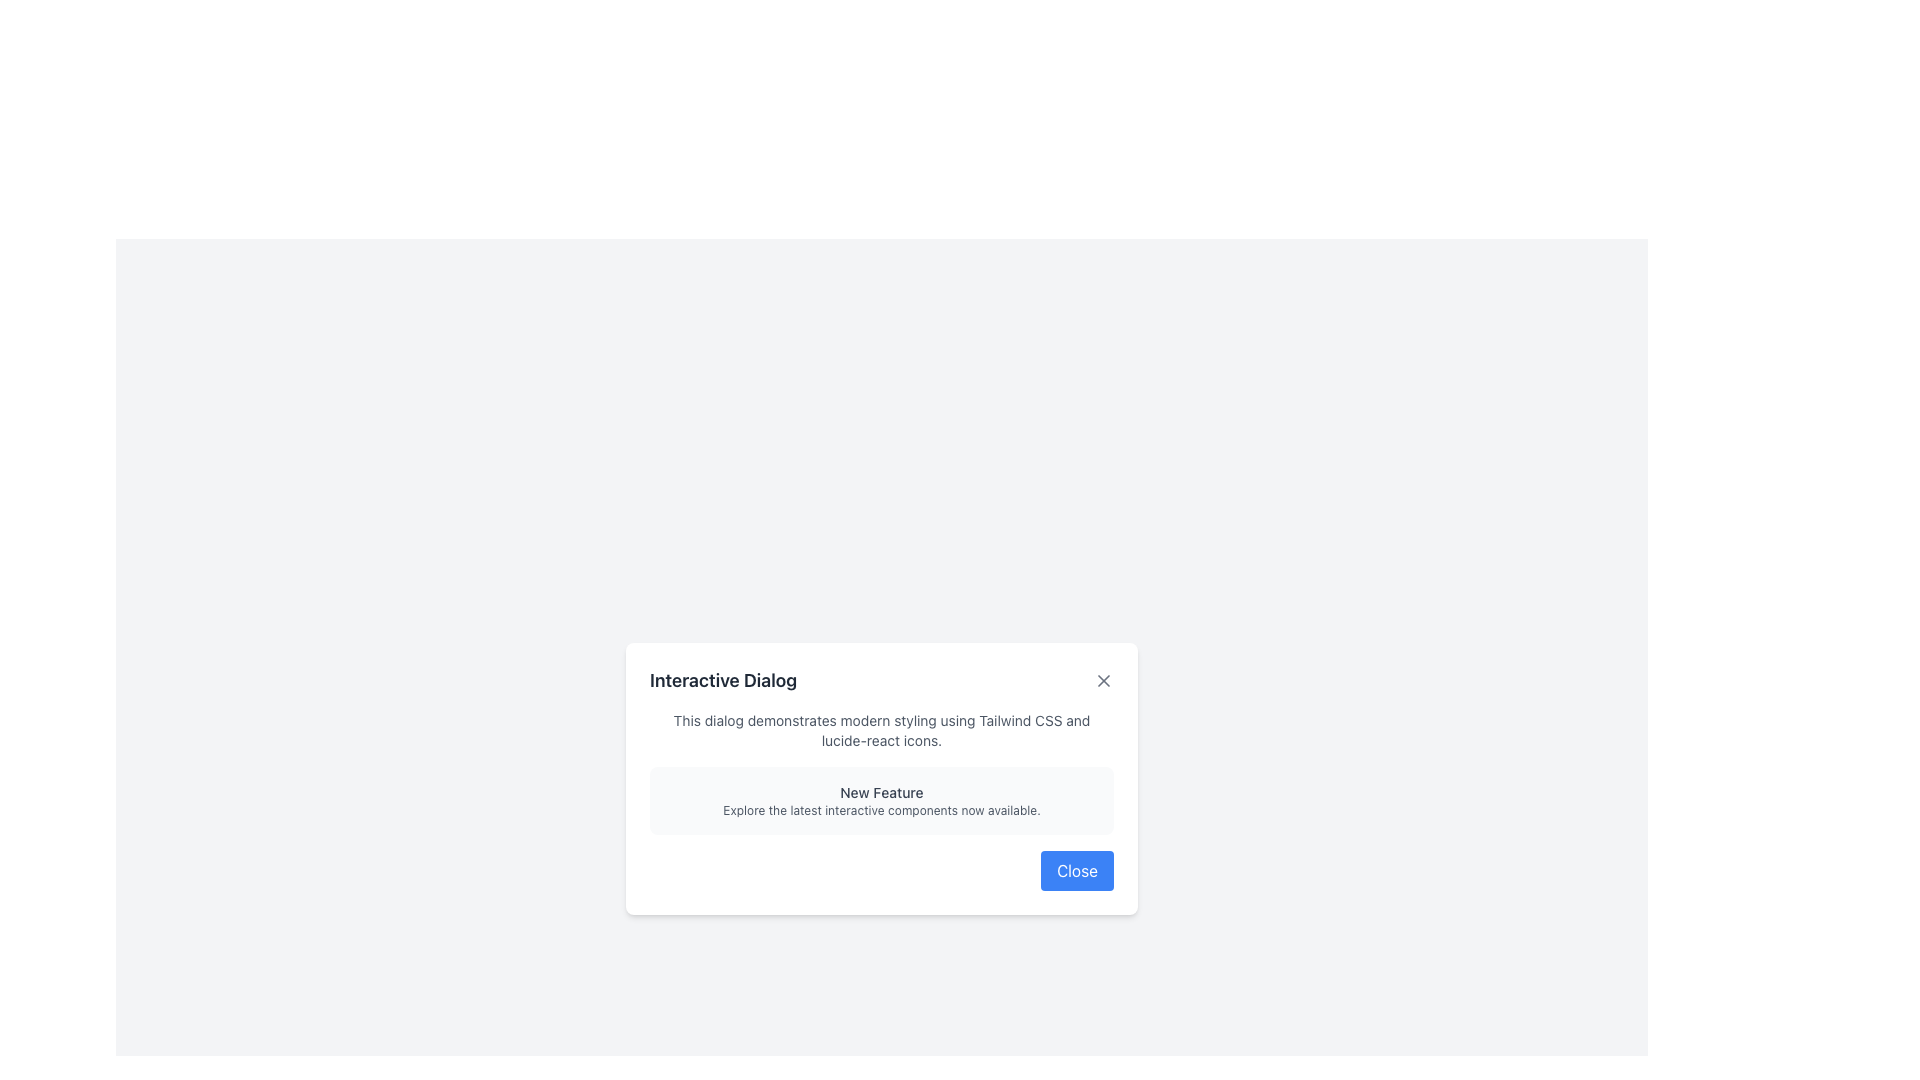 The height and width of the screenshot is (1080, 1920). I want to click on the close button represented by an 'X' symbol in the top-right corner of the 'Interactive Dialog', so click(1103, 680).